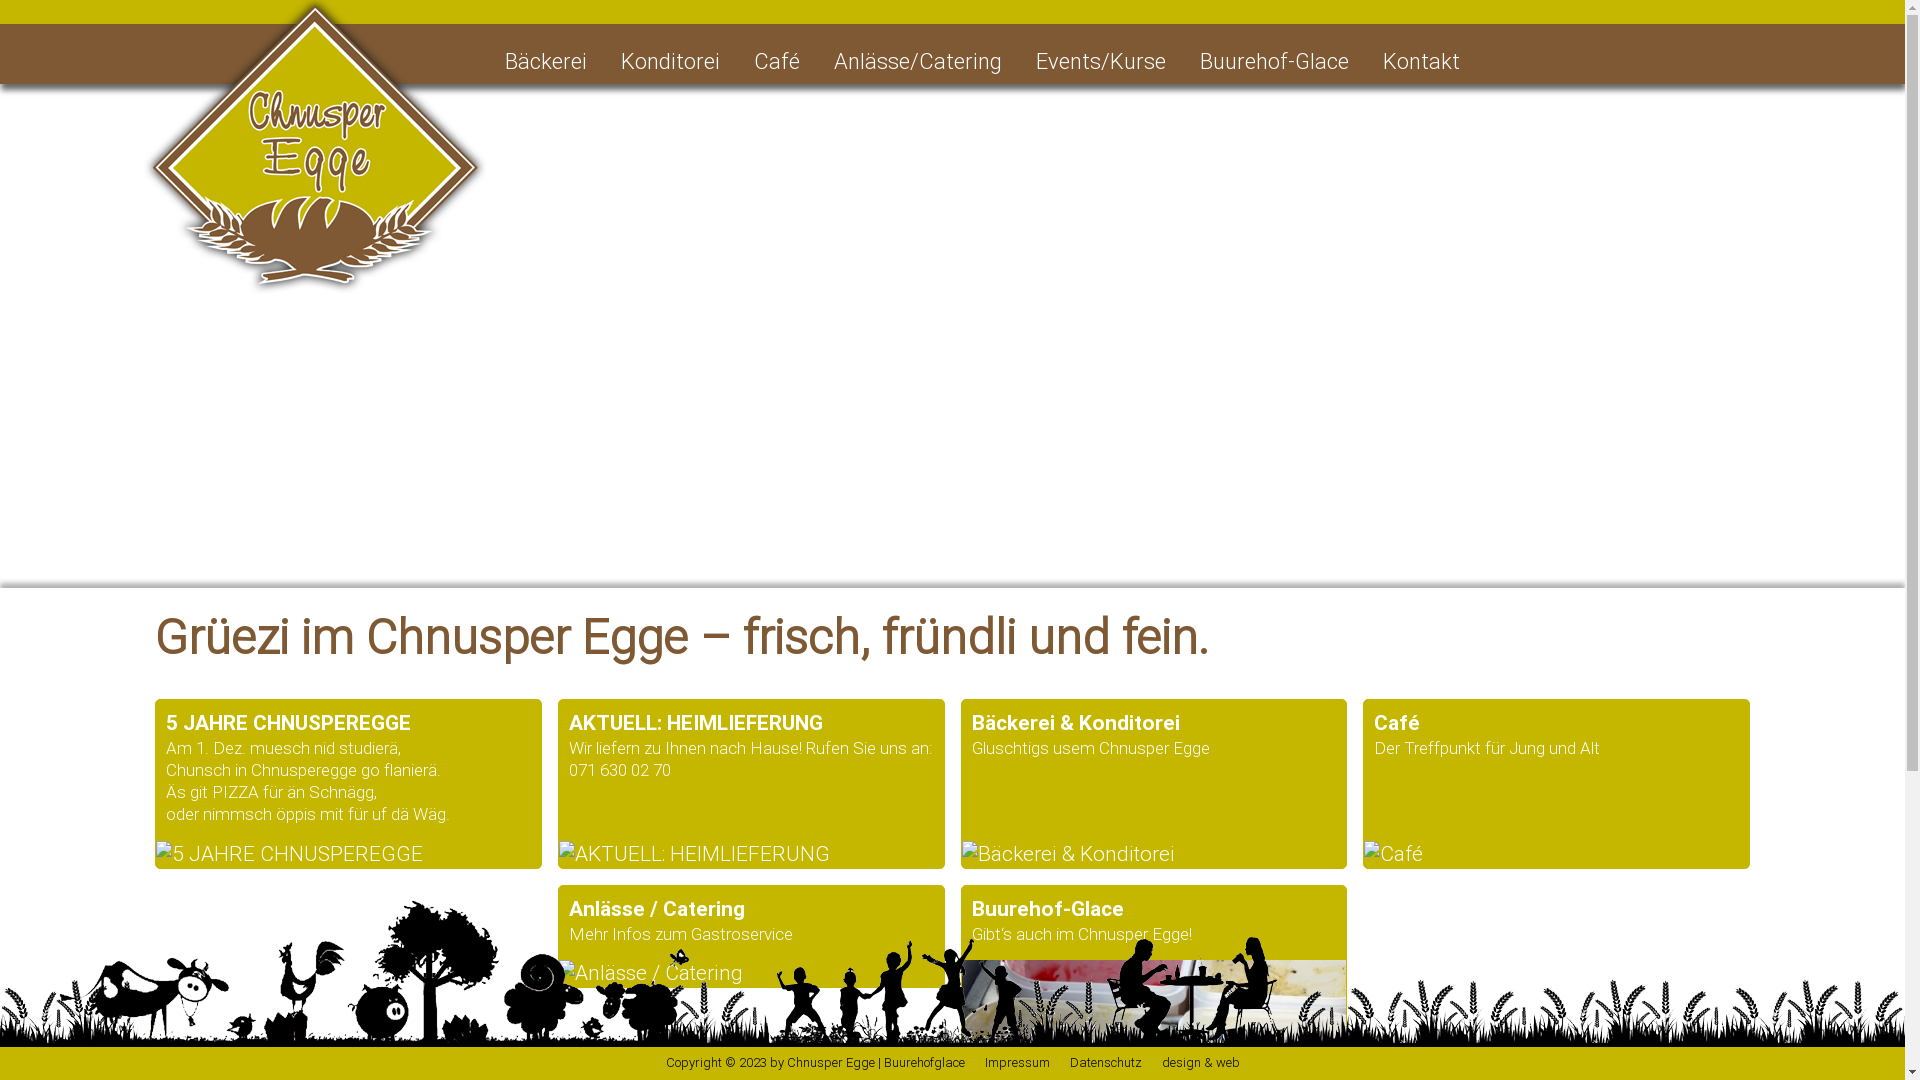 The width and height of the screenshot is (1920, 1080). Describe the element at coordinates (1200, 1061) in the screenshot. I see `'design & web'` at that location.